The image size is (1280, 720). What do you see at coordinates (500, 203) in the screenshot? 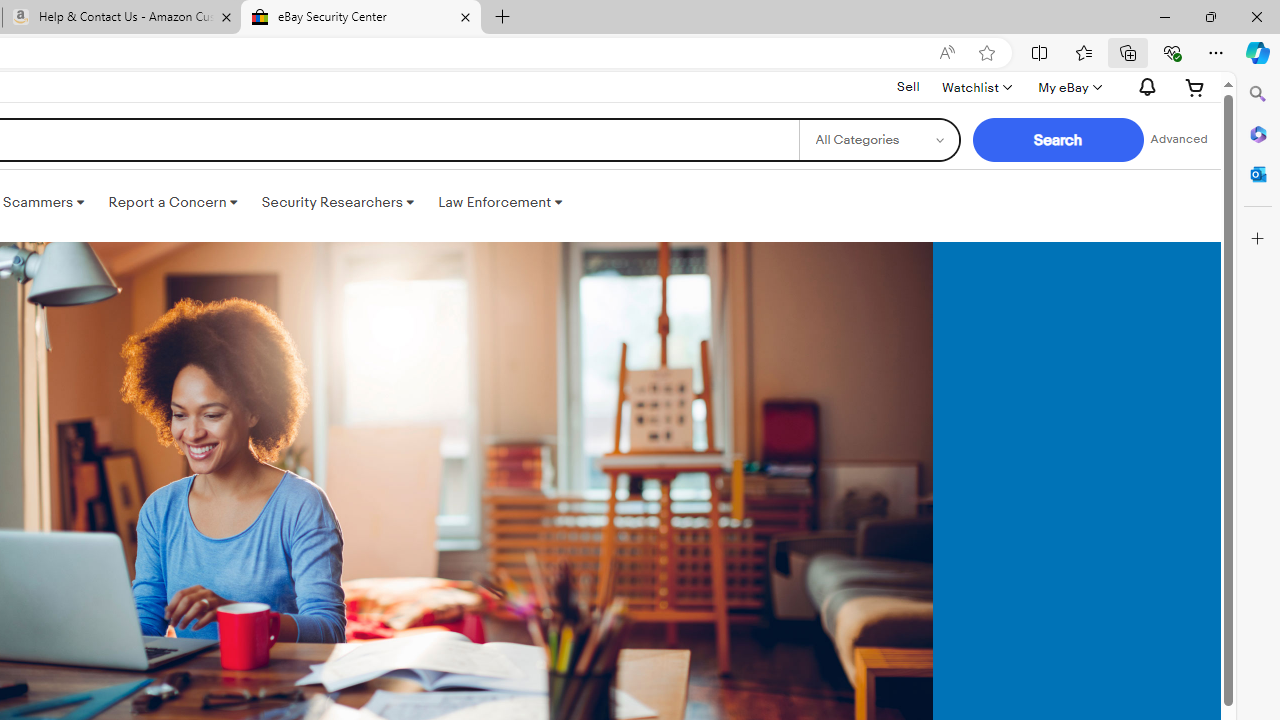
I see `'Law Enforcement '` at bounding box center [500, 203].